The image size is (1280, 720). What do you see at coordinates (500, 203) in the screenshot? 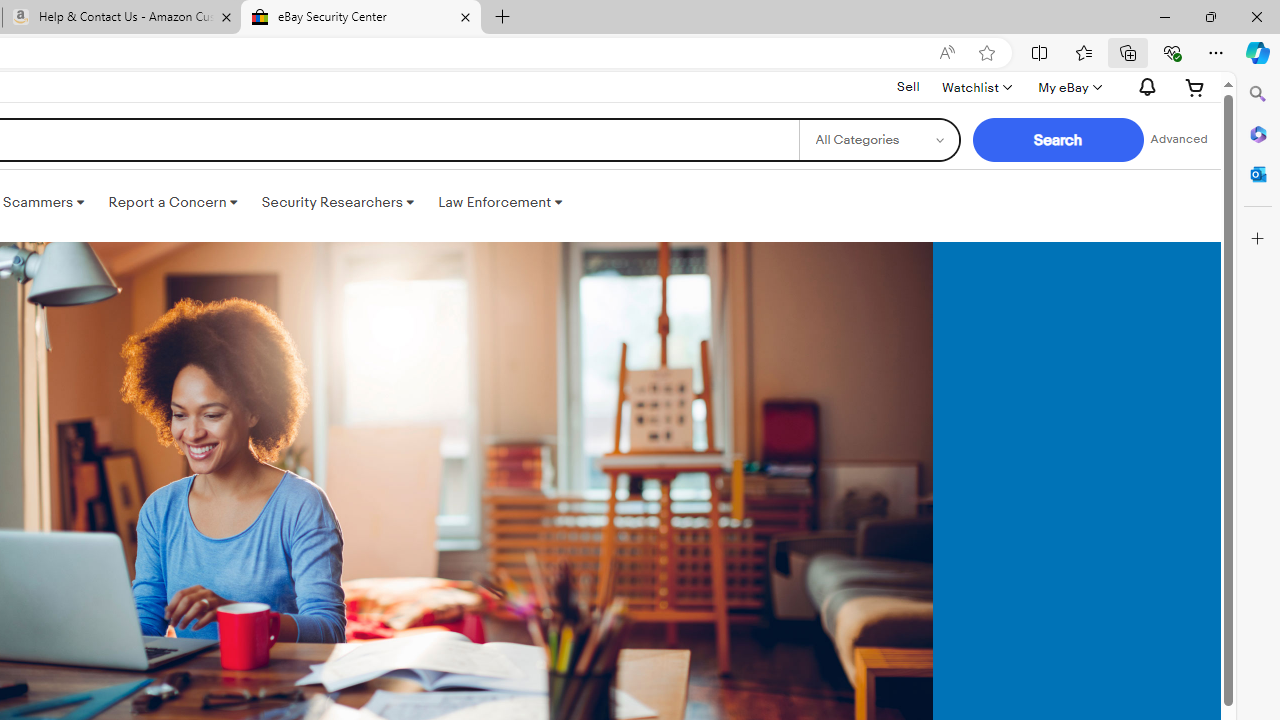
I see `'Law Enforcement '` at bounding box center [500, 203].